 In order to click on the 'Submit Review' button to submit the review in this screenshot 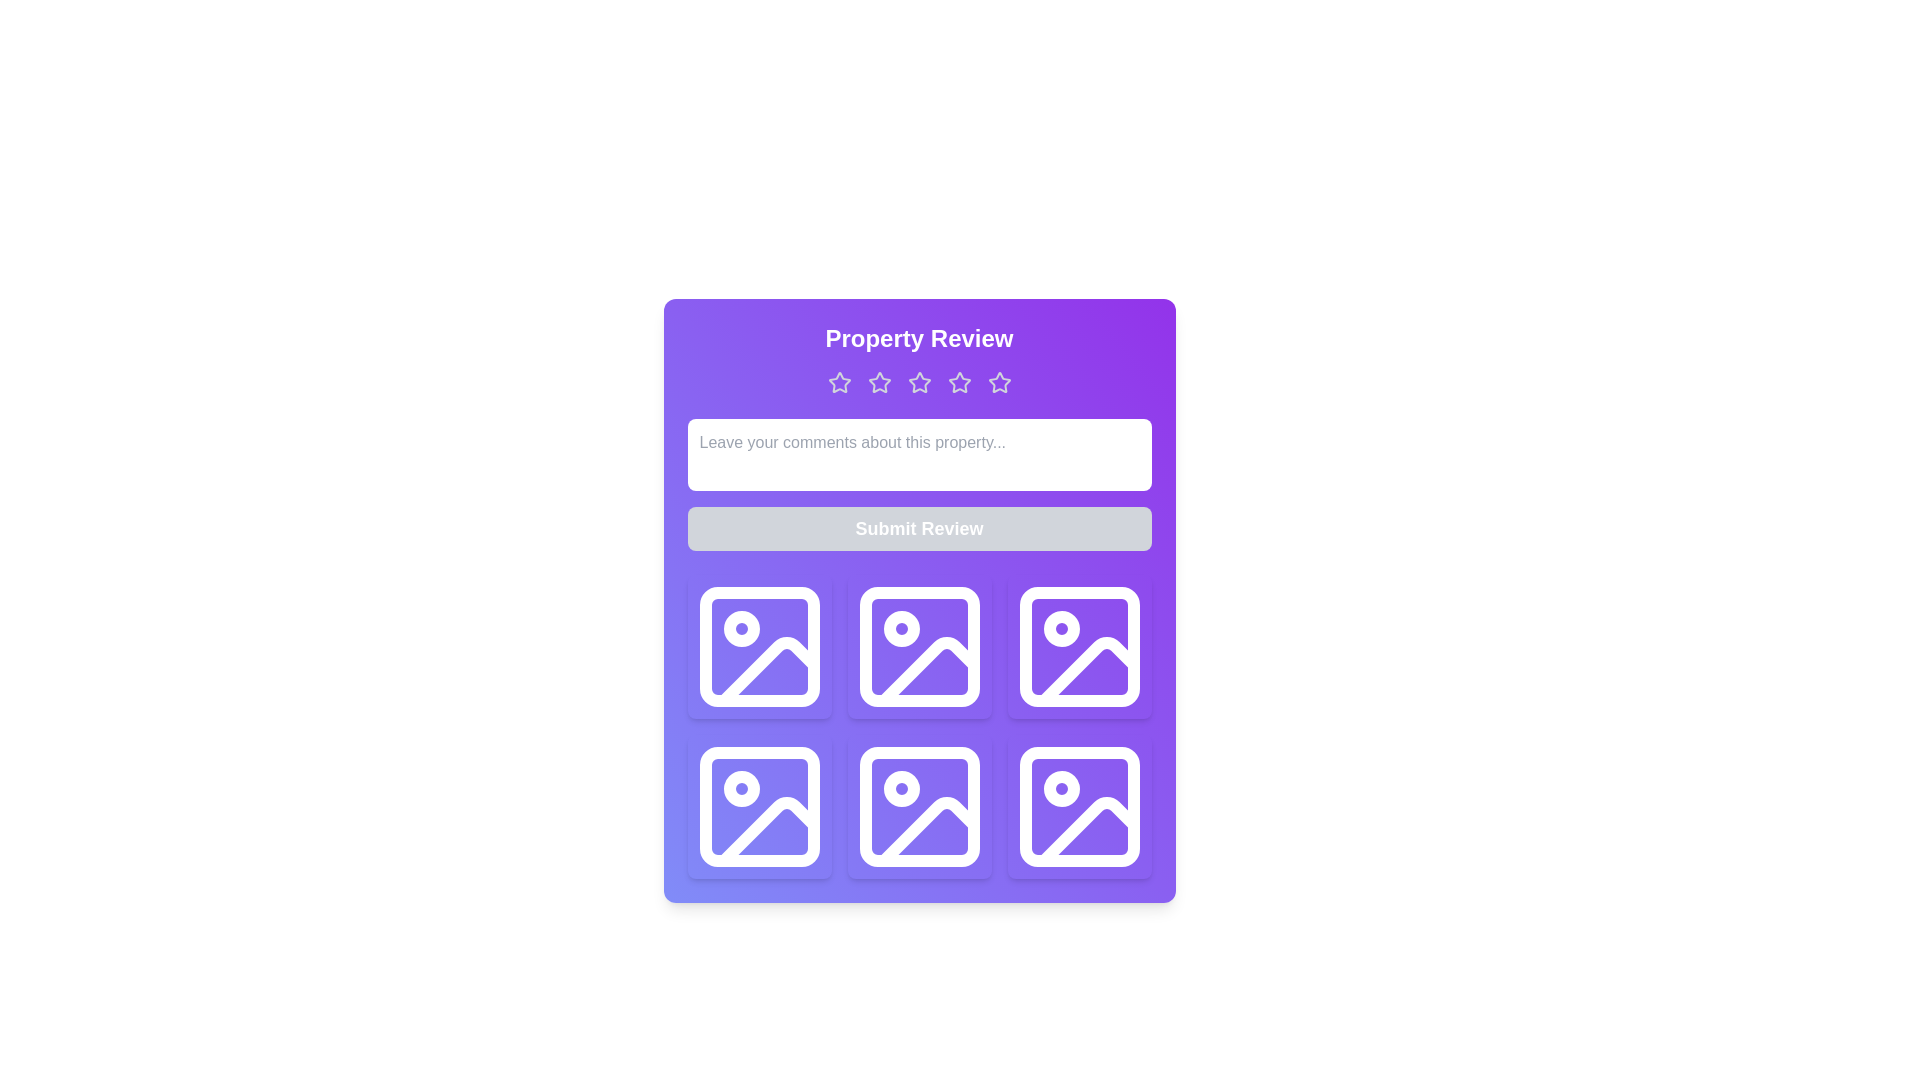, I will do `click(918, 527)`.